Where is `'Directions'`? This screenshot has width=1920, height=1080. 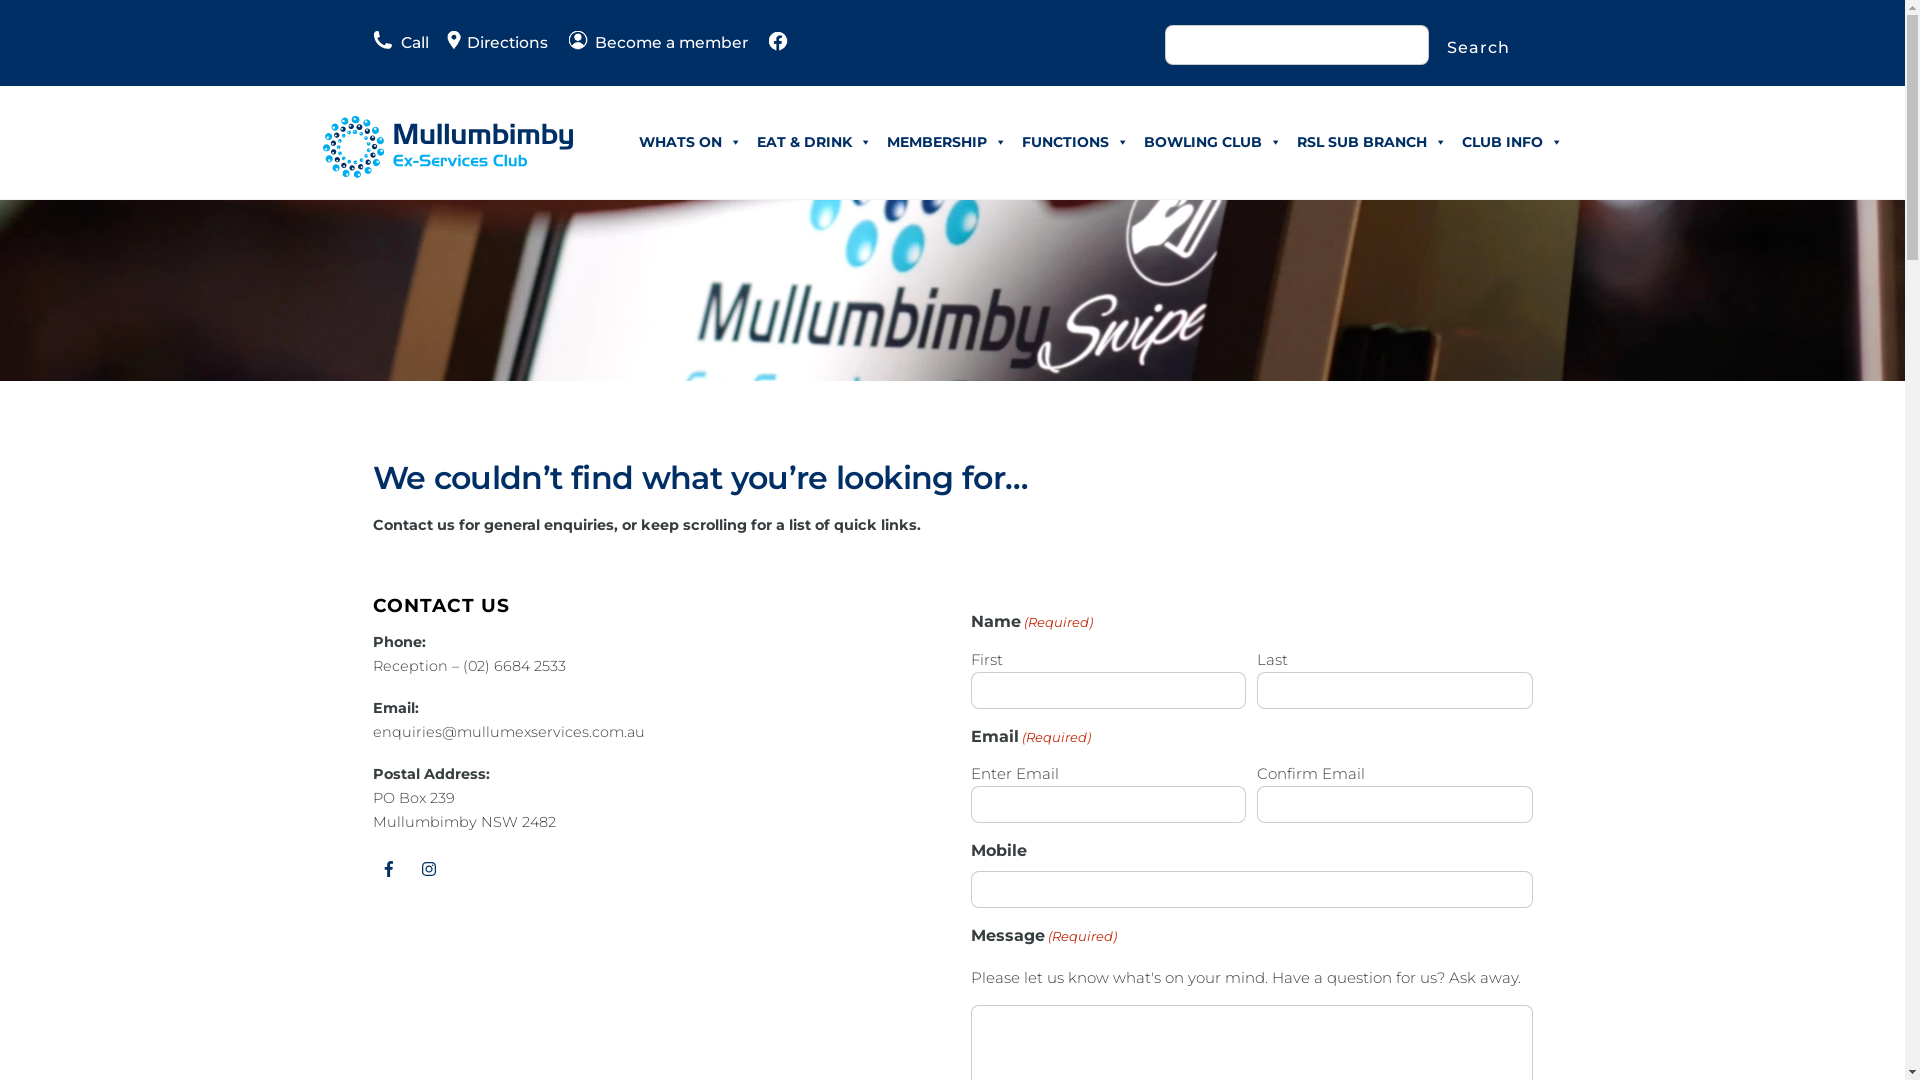
'Directions' is located at coordinates (487, 42).